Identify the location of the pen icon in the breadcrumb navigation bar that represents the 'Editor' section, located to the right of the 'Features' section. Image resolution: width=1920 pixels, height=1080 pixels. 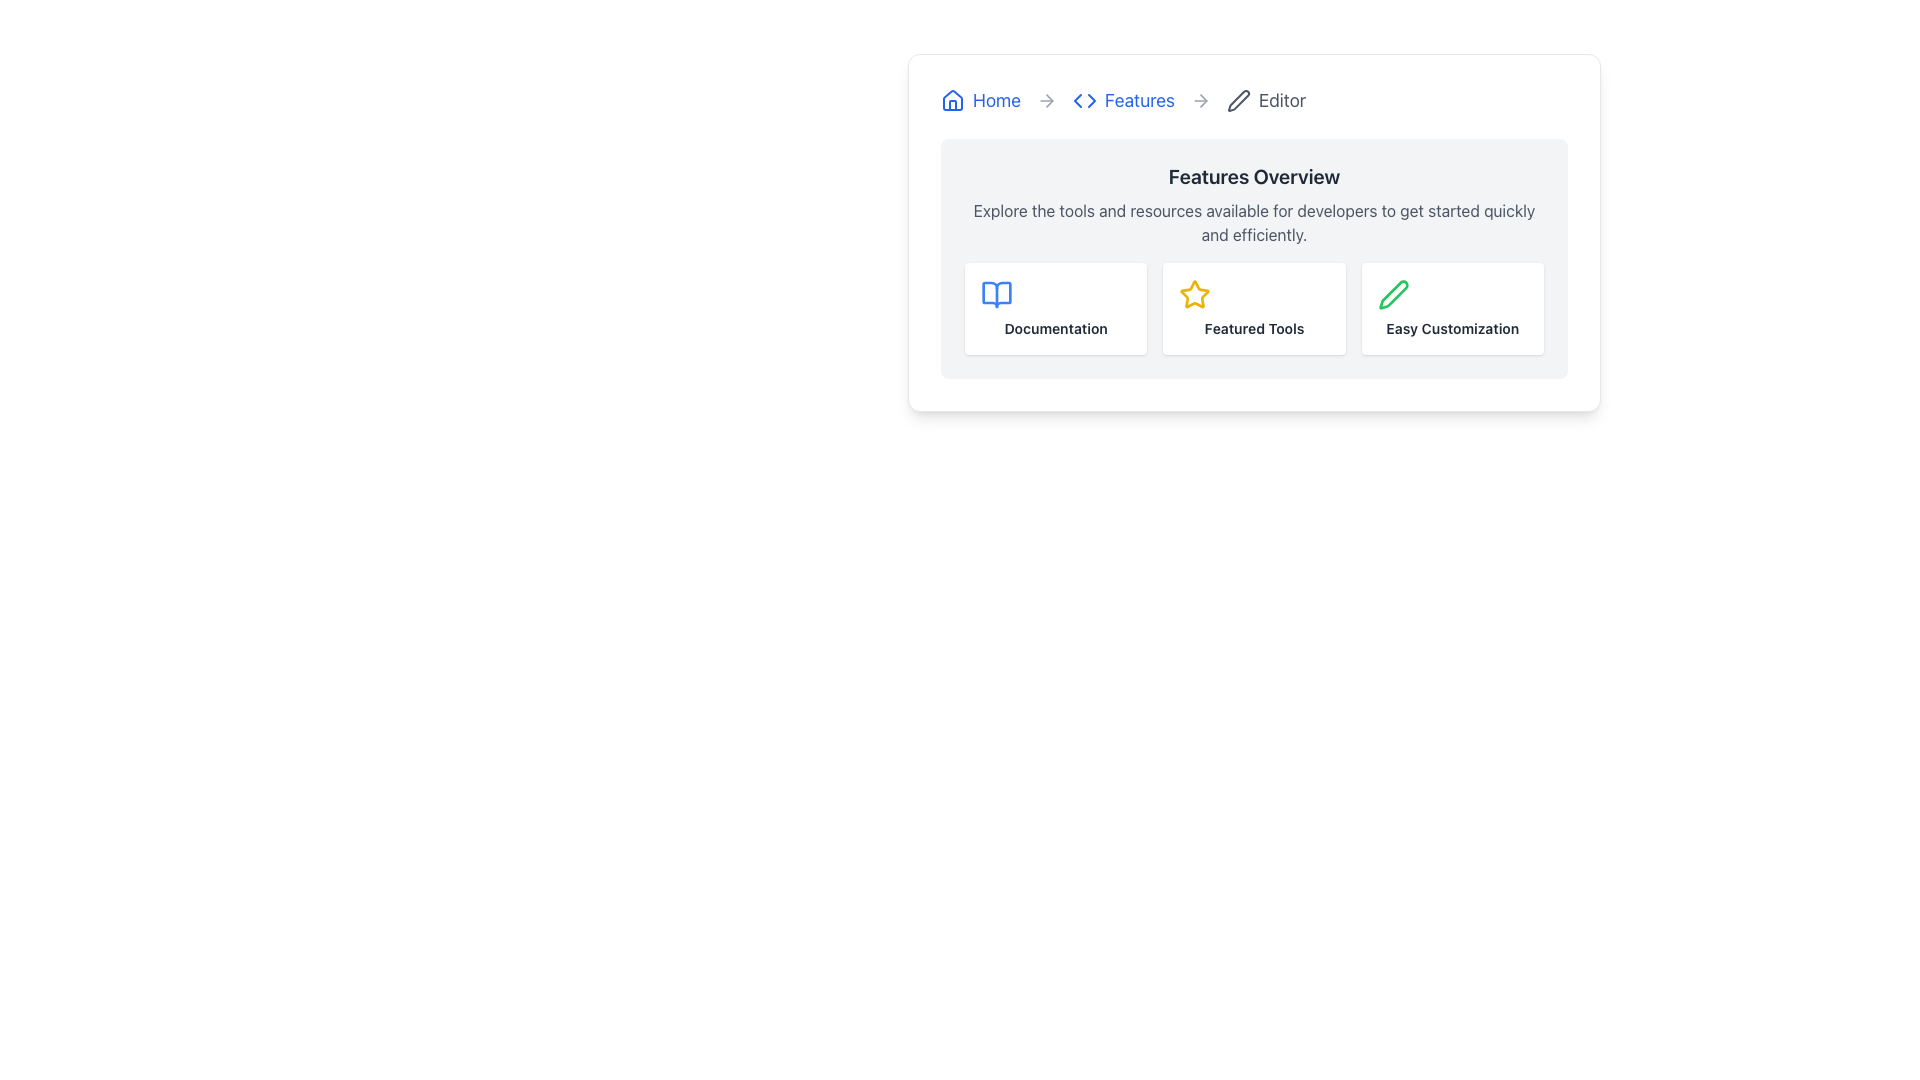
(1237, 100).